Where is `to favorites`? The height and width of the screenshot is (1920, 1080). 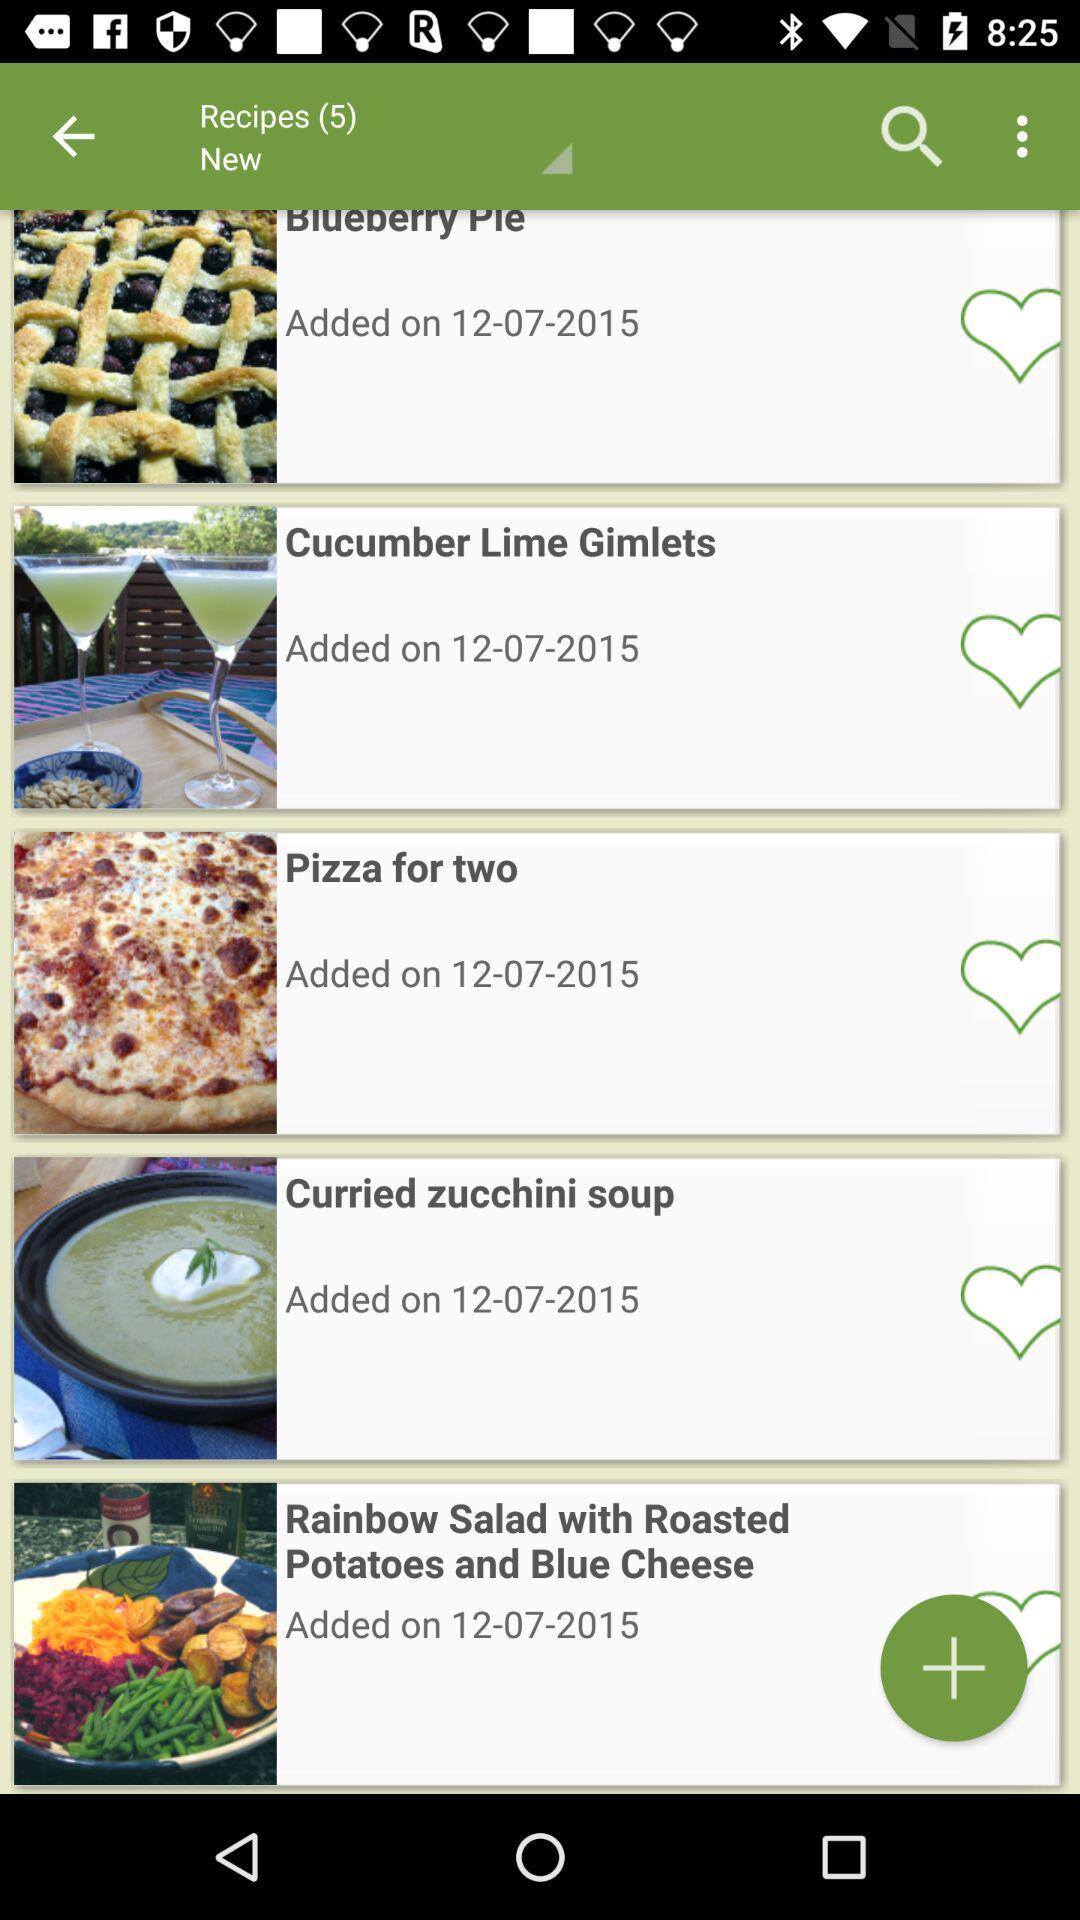 to favorites is located at coordinates (997, 985).